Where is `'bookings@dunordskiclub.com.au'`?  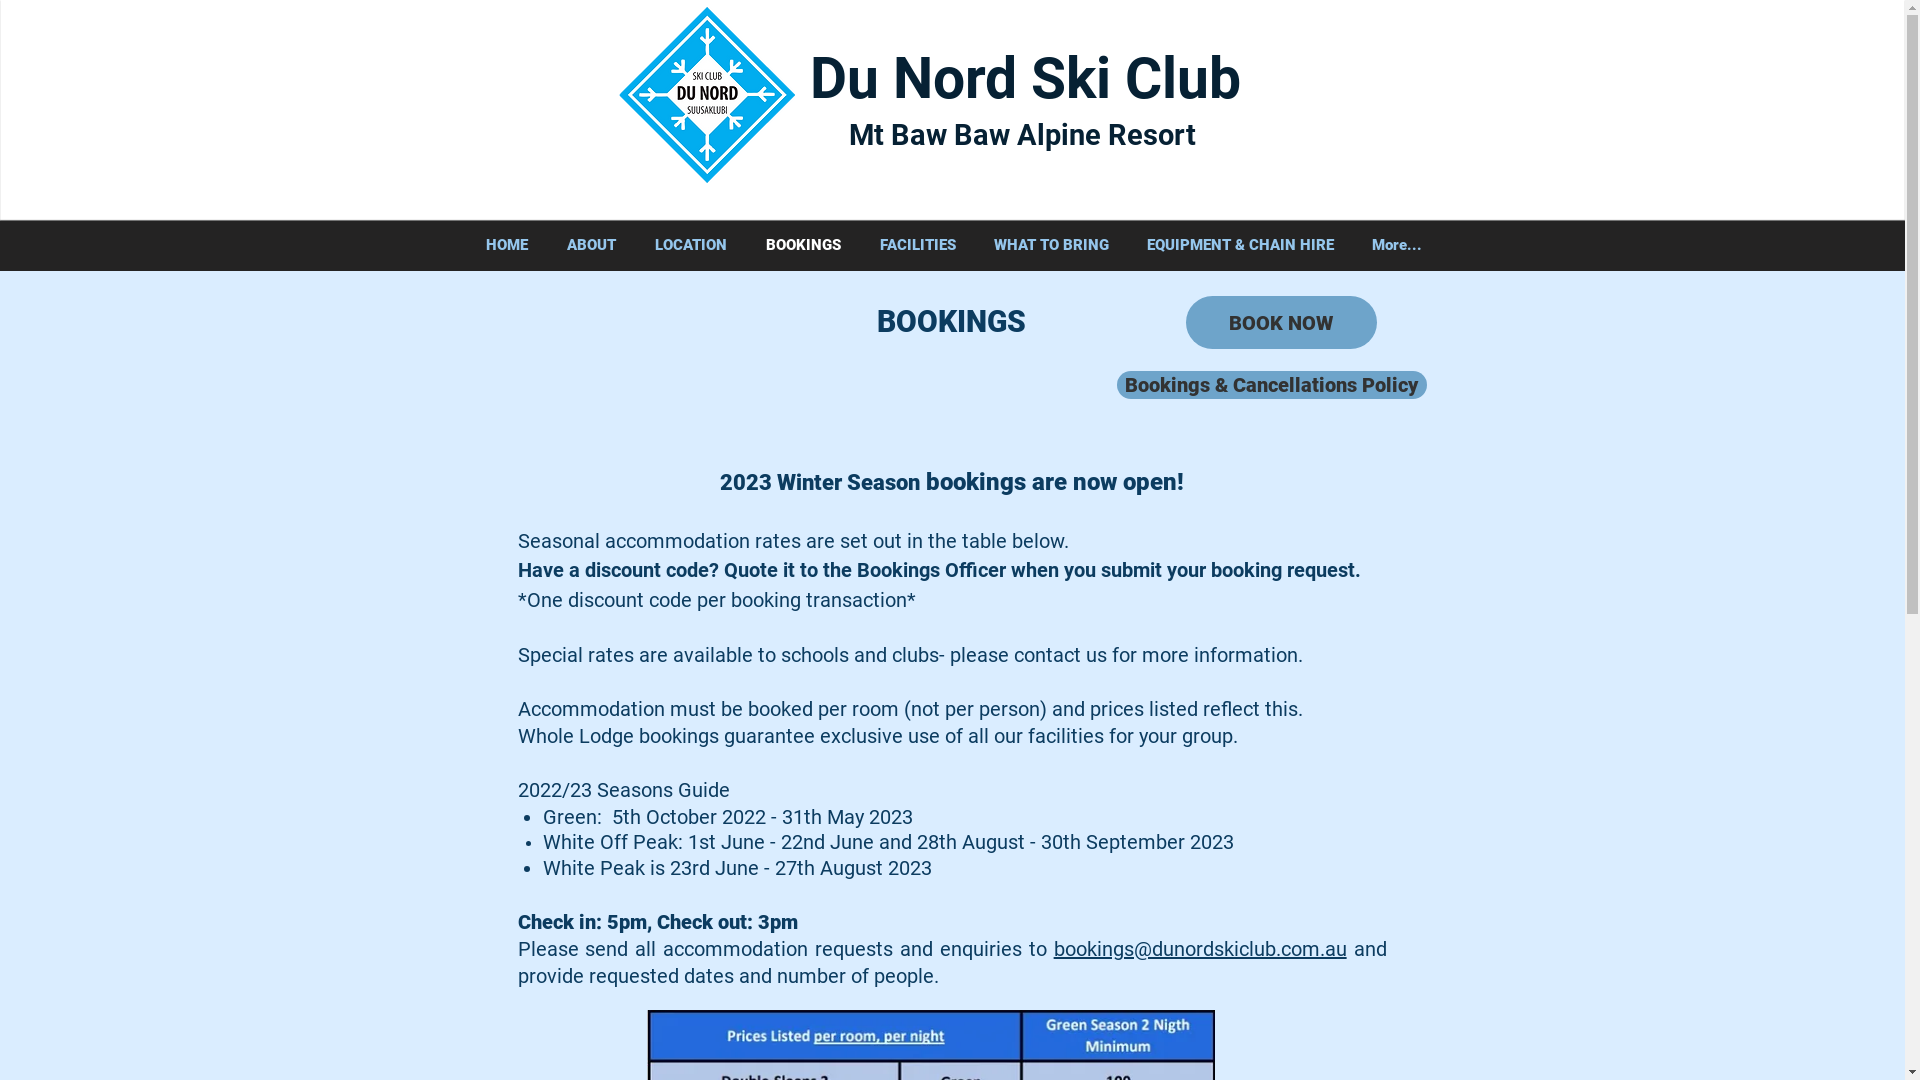
'bookings@dunordskiclub.com.au' is located at coordinates (1200, 947).